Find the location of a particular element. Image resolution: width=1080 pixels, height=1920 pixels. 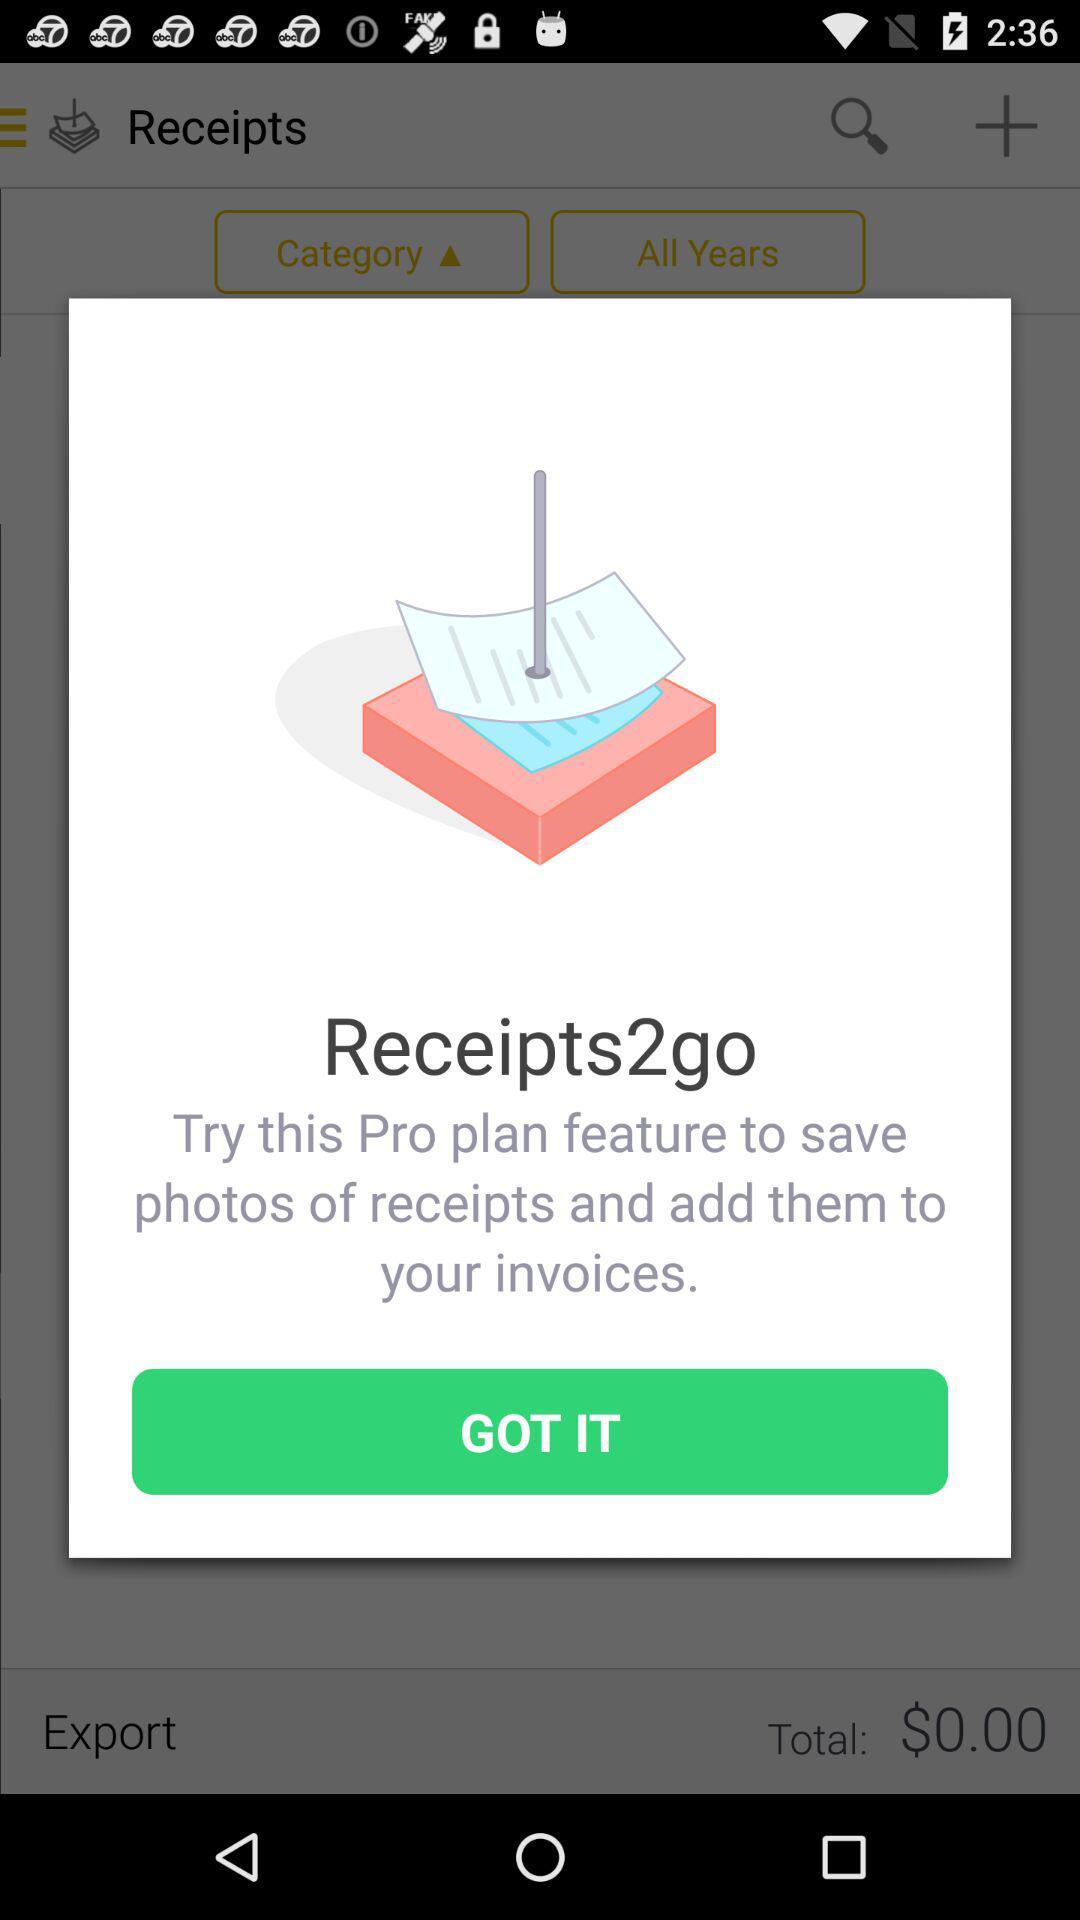

the got it item is located at coordinates (540, 1430).